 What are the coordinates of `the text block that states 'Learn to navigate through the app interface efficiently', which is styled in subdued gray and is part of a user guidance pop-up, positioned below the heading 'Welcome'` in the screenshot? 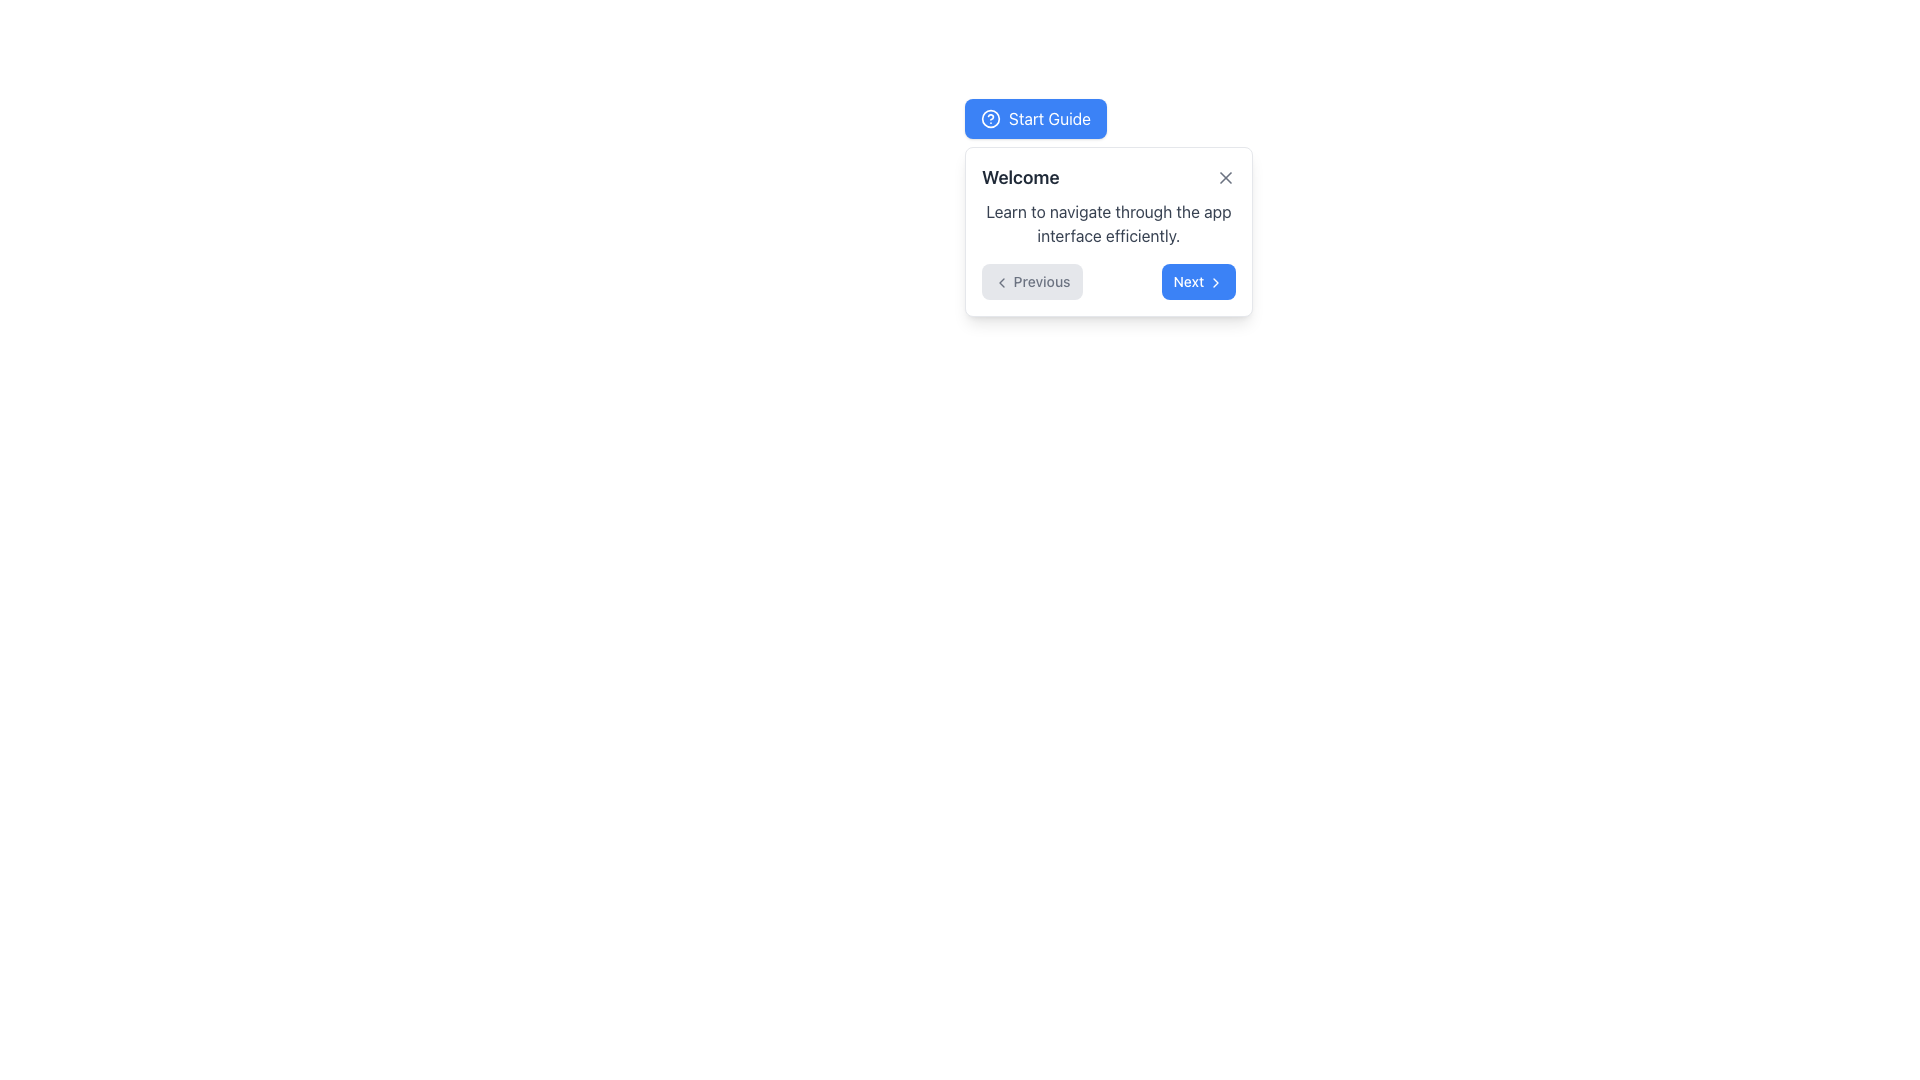 It's located at (1107, 223).